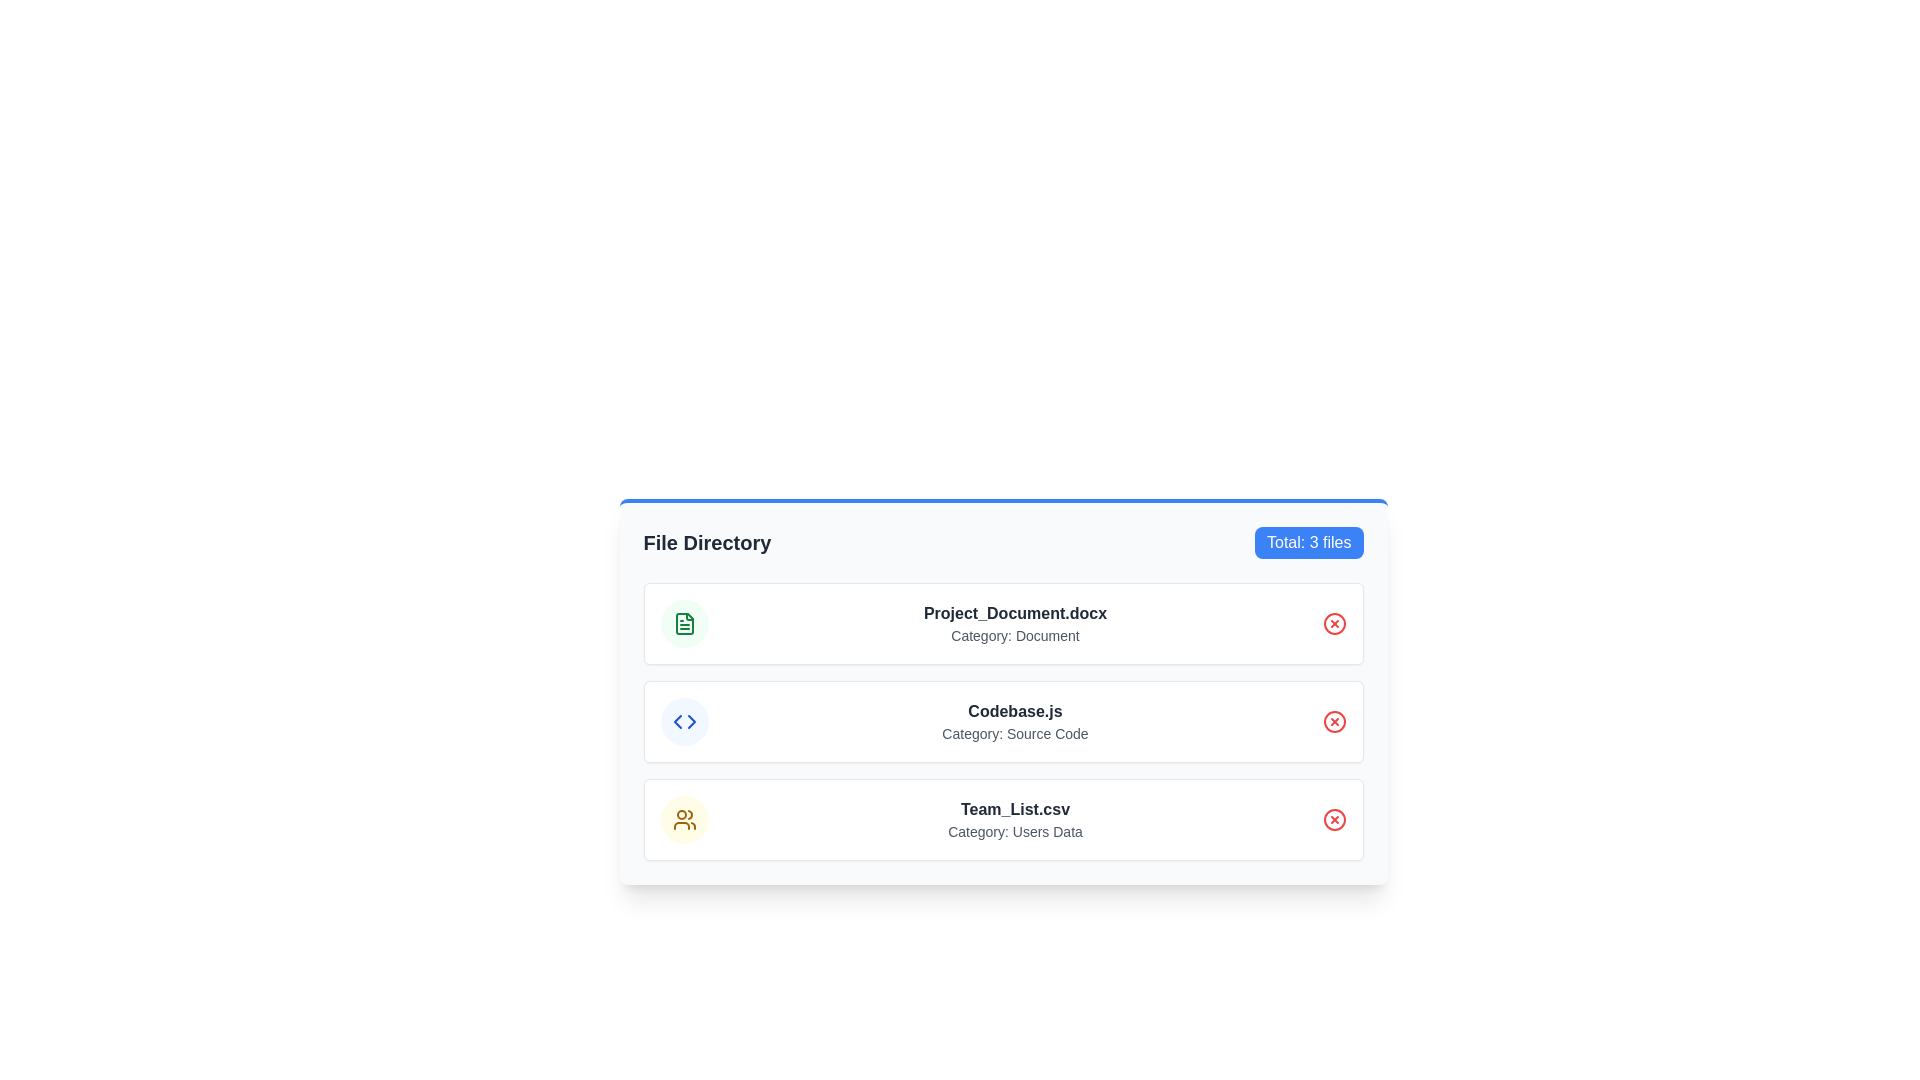 This screenshot has width=1920, height=1080. I want to click on text label that describes the category of the file 'Team_List.csv', located at the bottom of the card beneath the file name and next to a circular icon, so click(1015, 832).